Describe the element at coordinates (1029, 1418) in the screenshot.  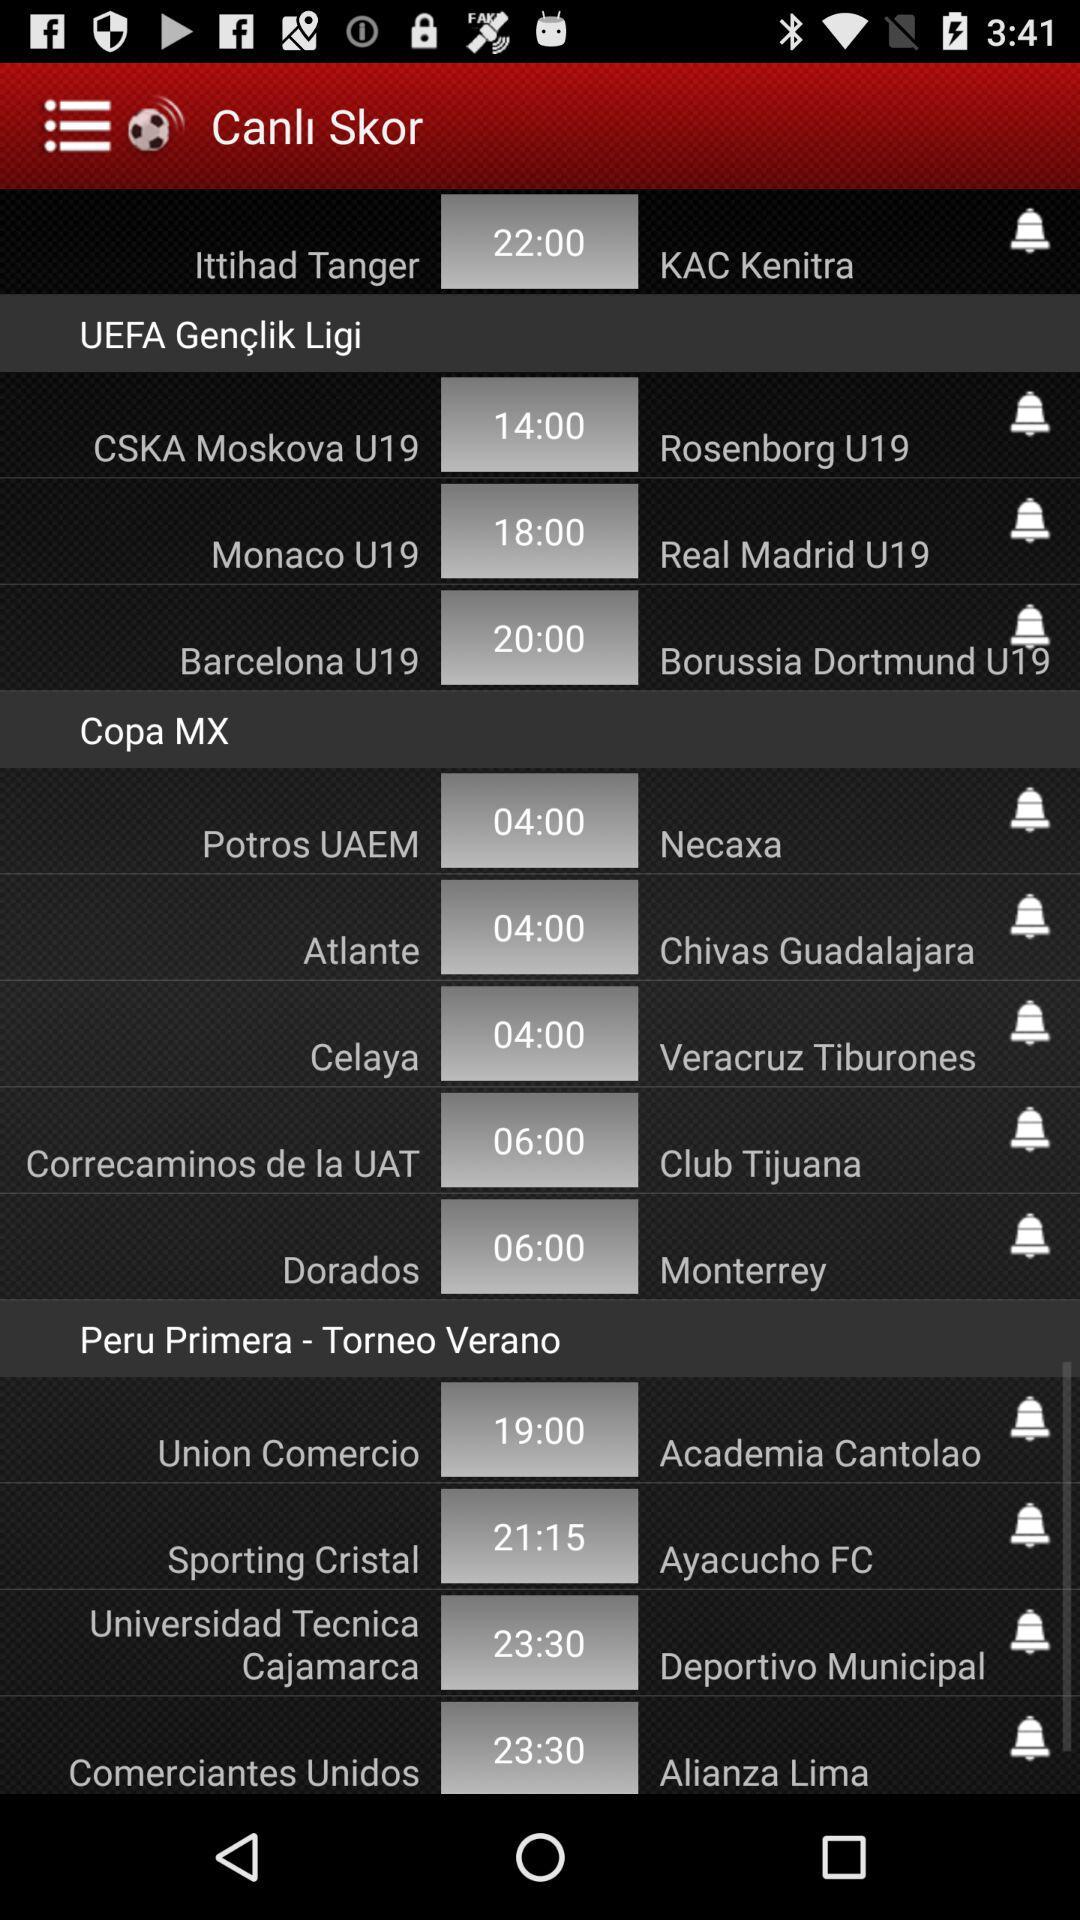
I see `see notification` at that location.